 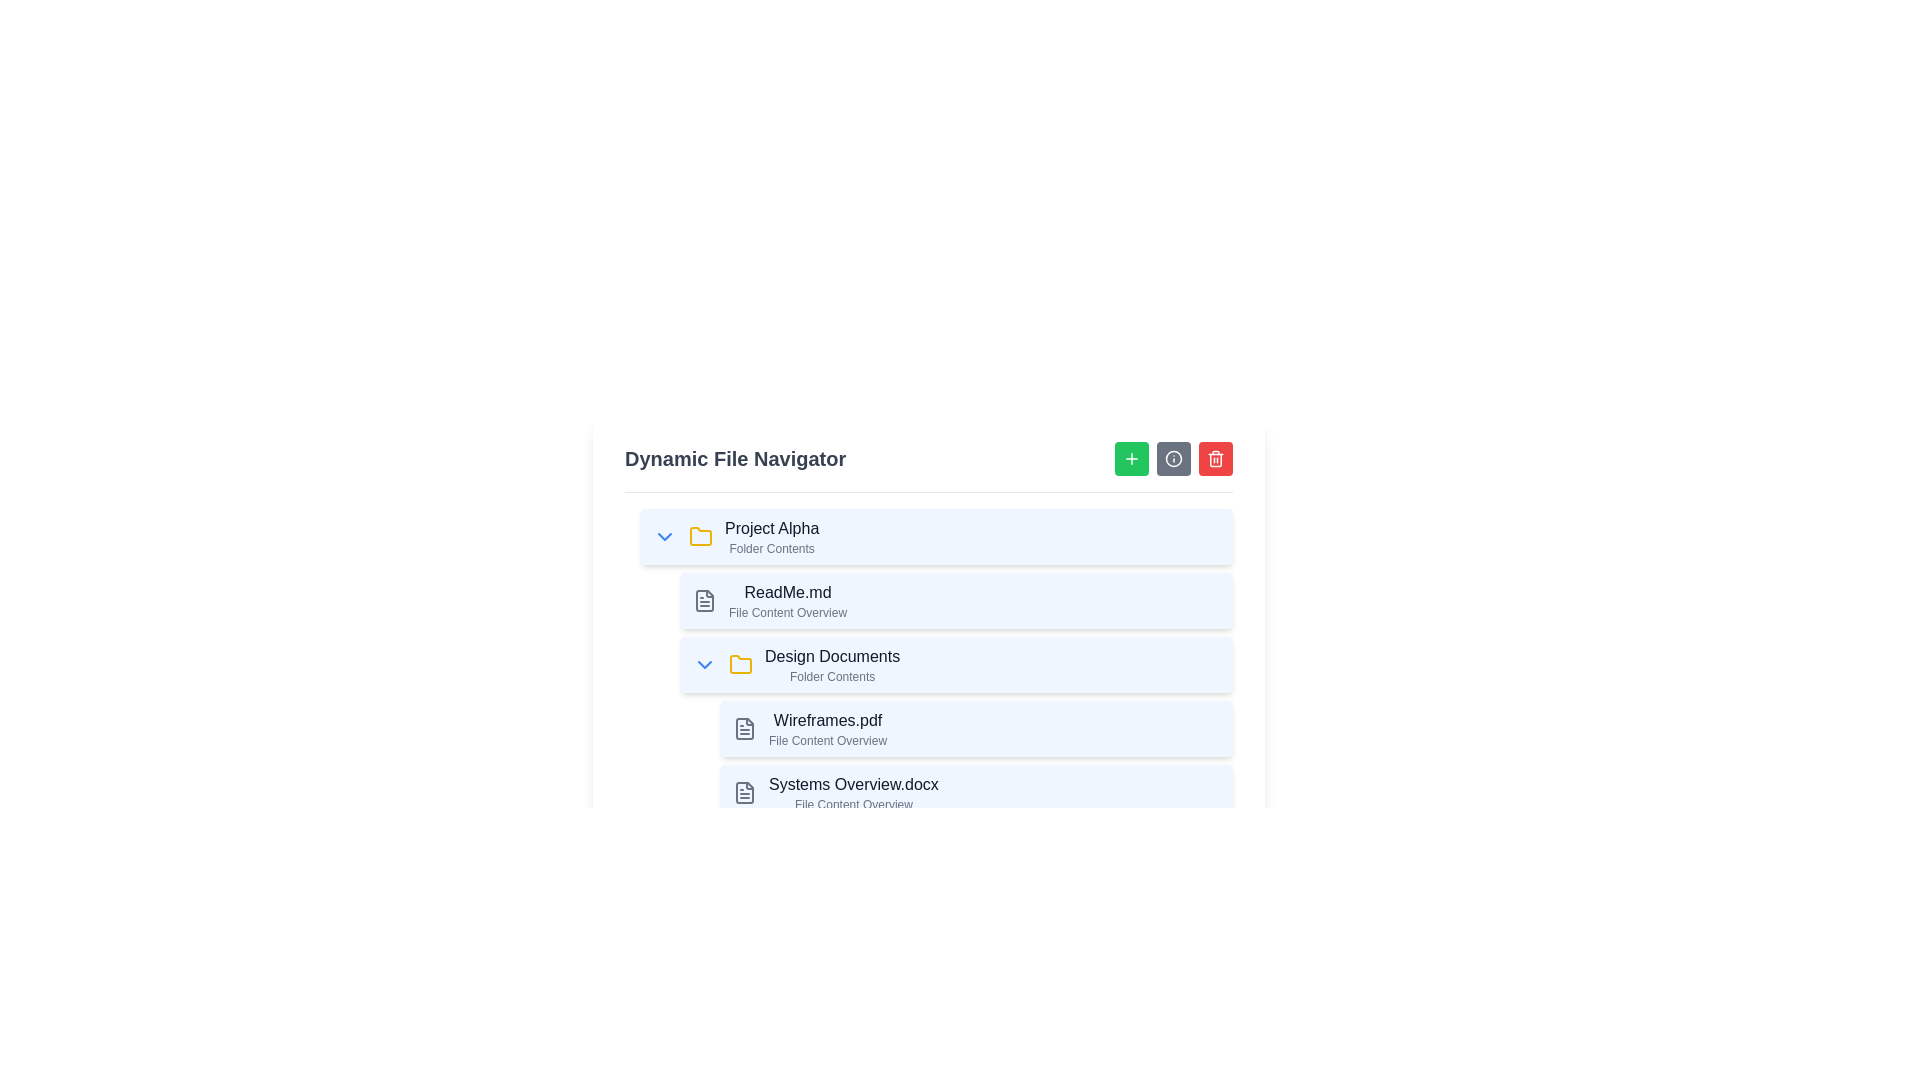 What do you see at coordinates (955, 600) in the screenshot?
I see `on the 'ReadMe.md' file item element, which is a rectangular card located below the 'Project Alpha' folder in the file navigator` at bounding box center [955, 600].